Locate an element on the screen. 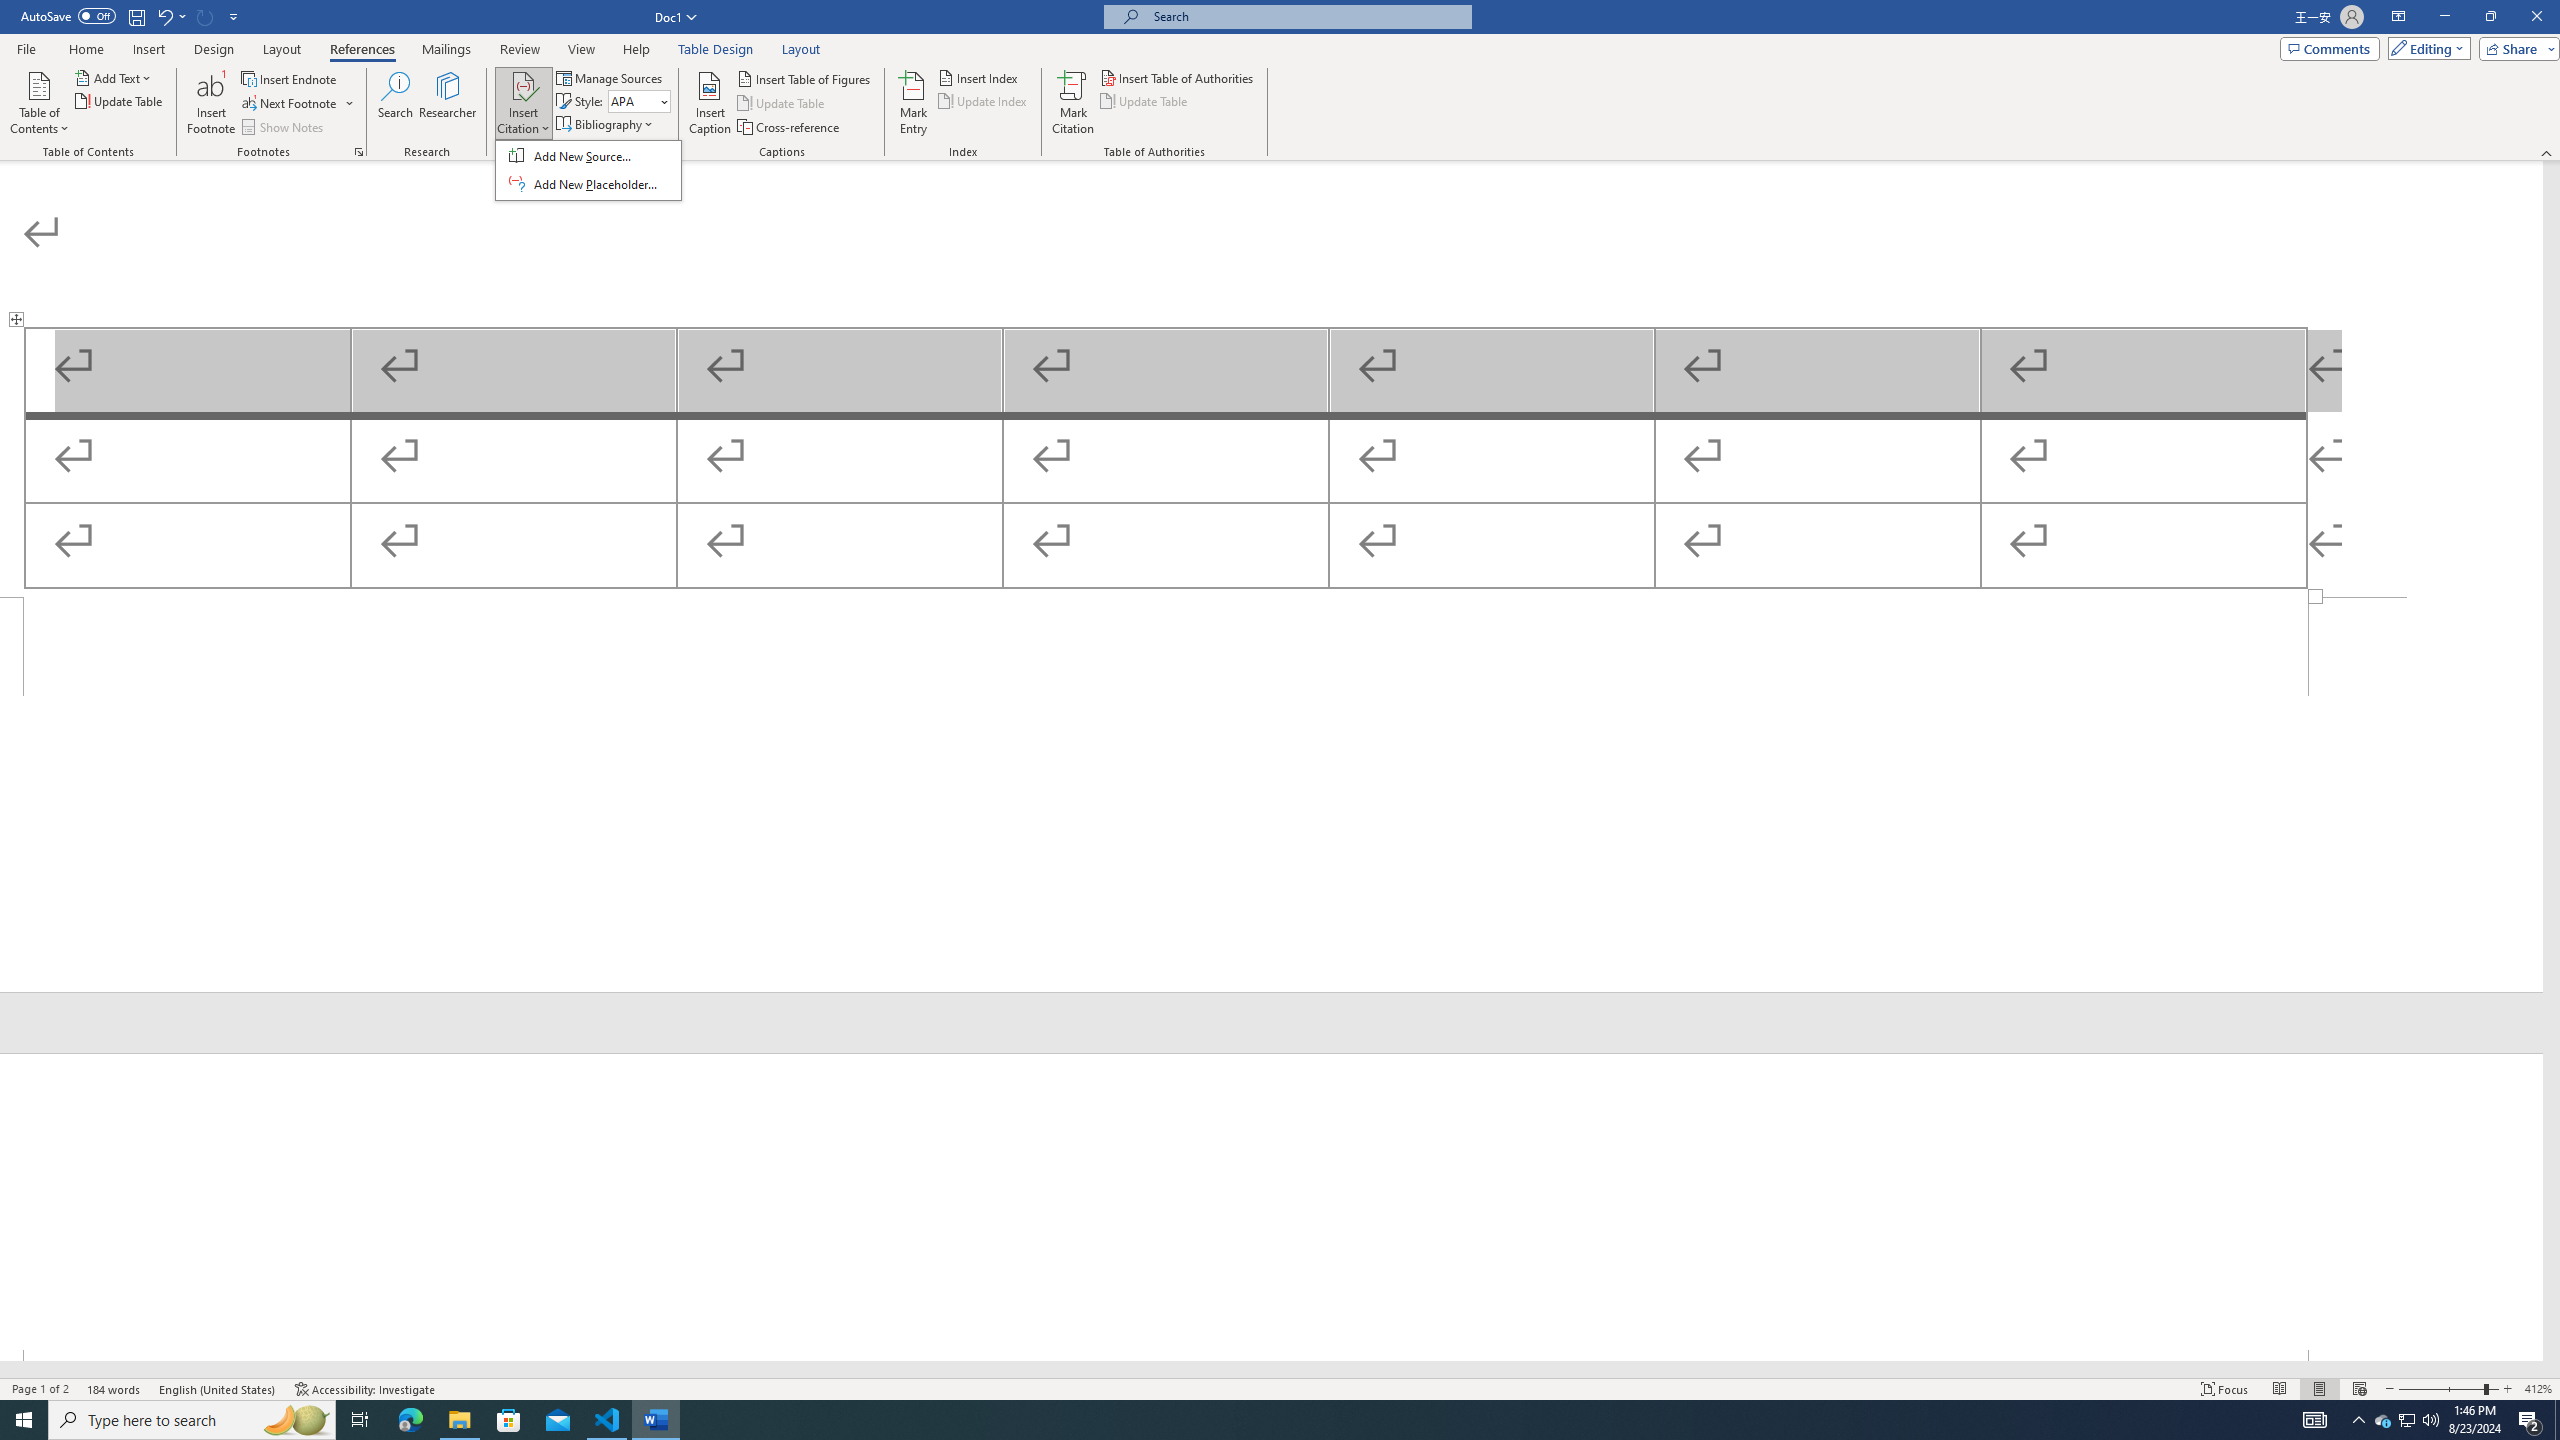 This screenshot has width=2560, height=1440. 'Page Number Page 1 of 2' is located at coordinates (40, 1389).